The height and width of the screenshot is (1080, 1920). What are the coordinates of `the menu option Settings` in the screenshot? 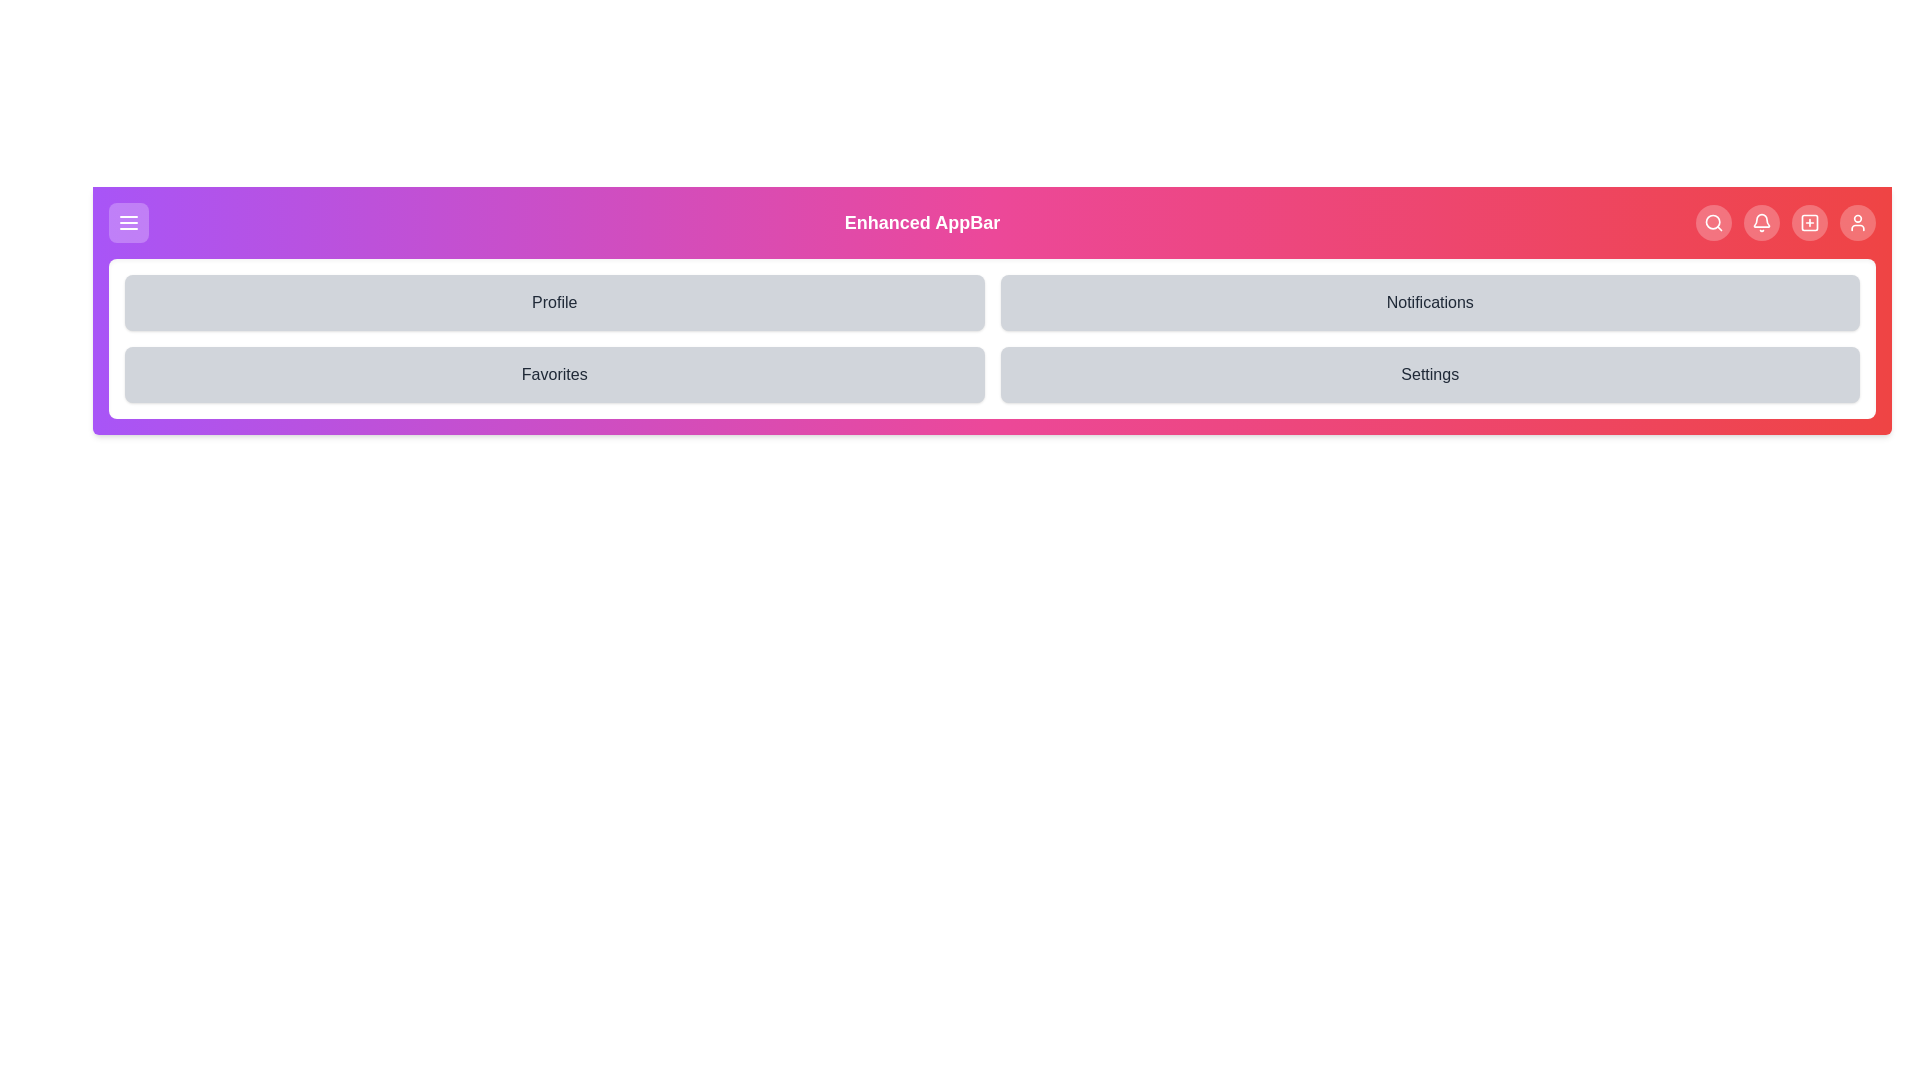 It's located at (1429, 374).